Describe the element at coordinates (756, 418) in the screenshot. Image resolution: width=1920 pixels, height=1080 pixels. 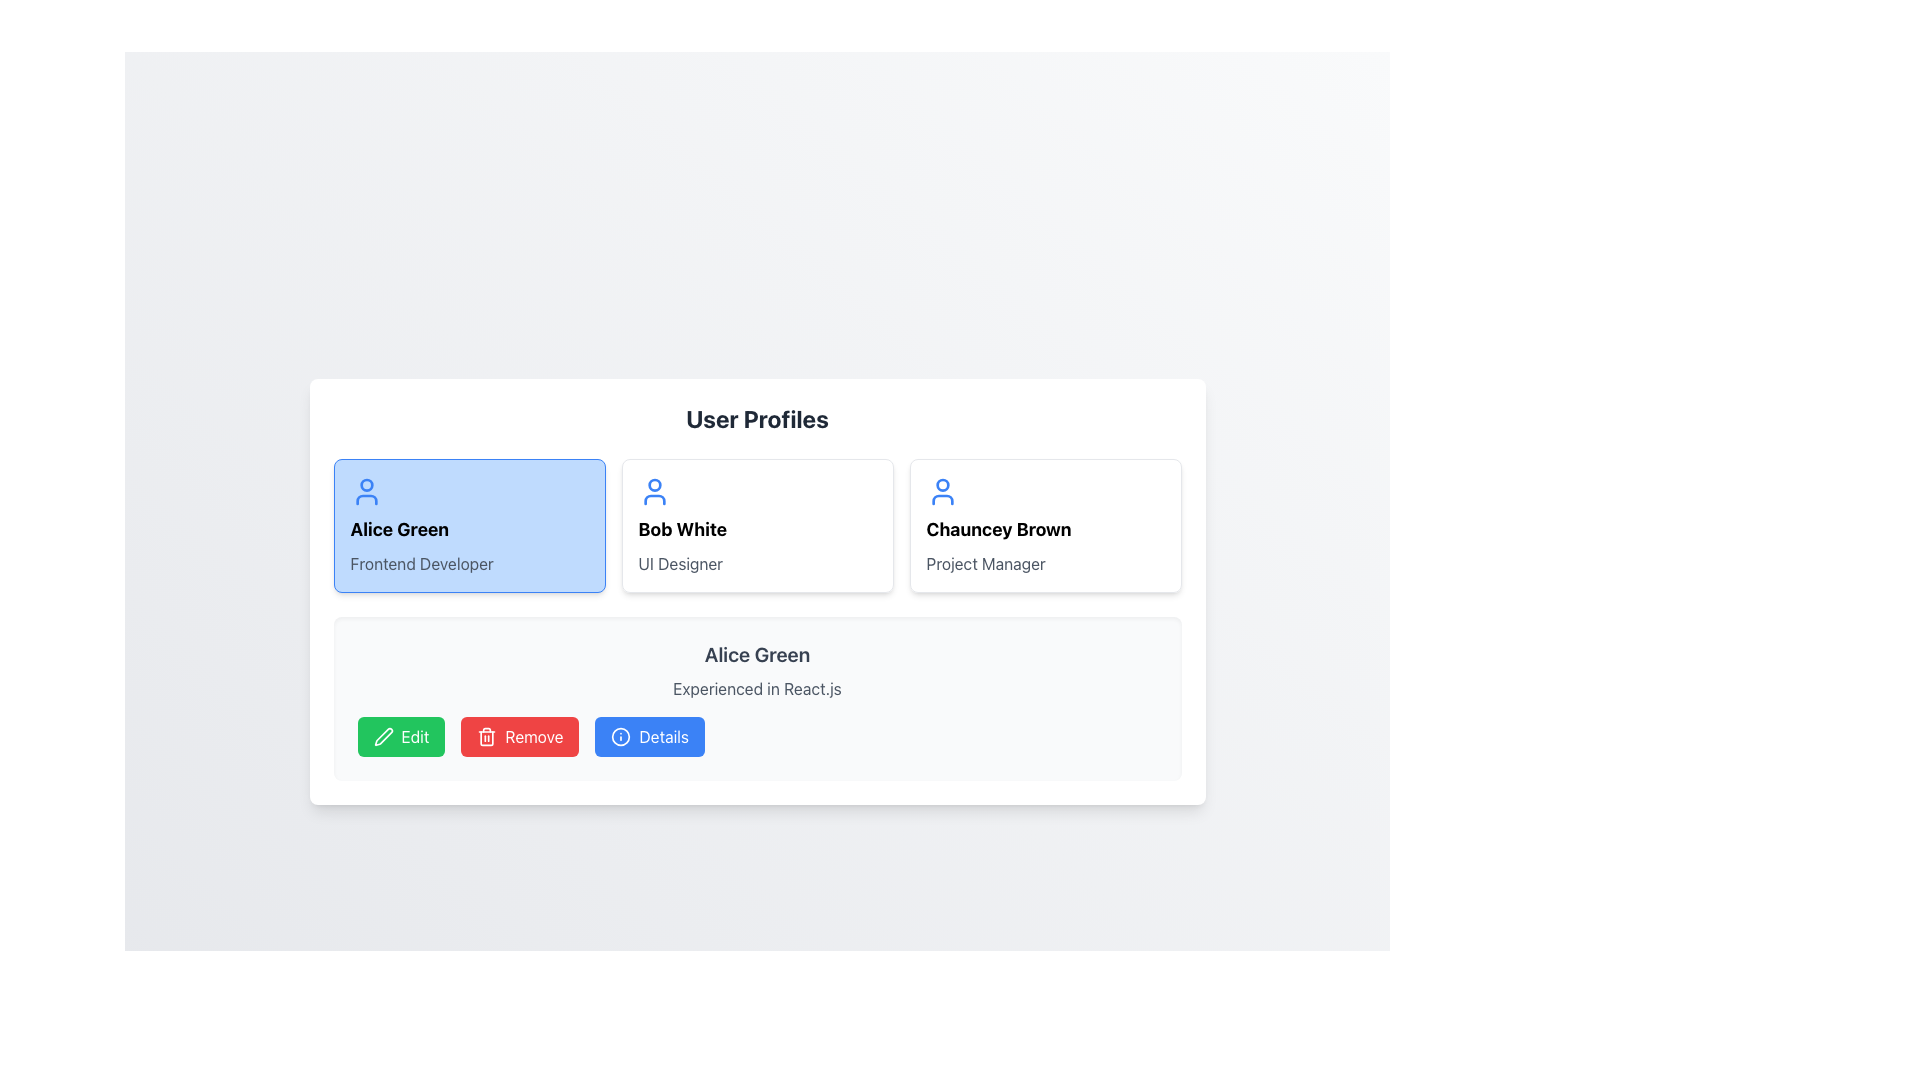
I see `the text header displaying 'User Profiles', which is prominently styled in bold and large font, located at the top of the user profile section` at that location.